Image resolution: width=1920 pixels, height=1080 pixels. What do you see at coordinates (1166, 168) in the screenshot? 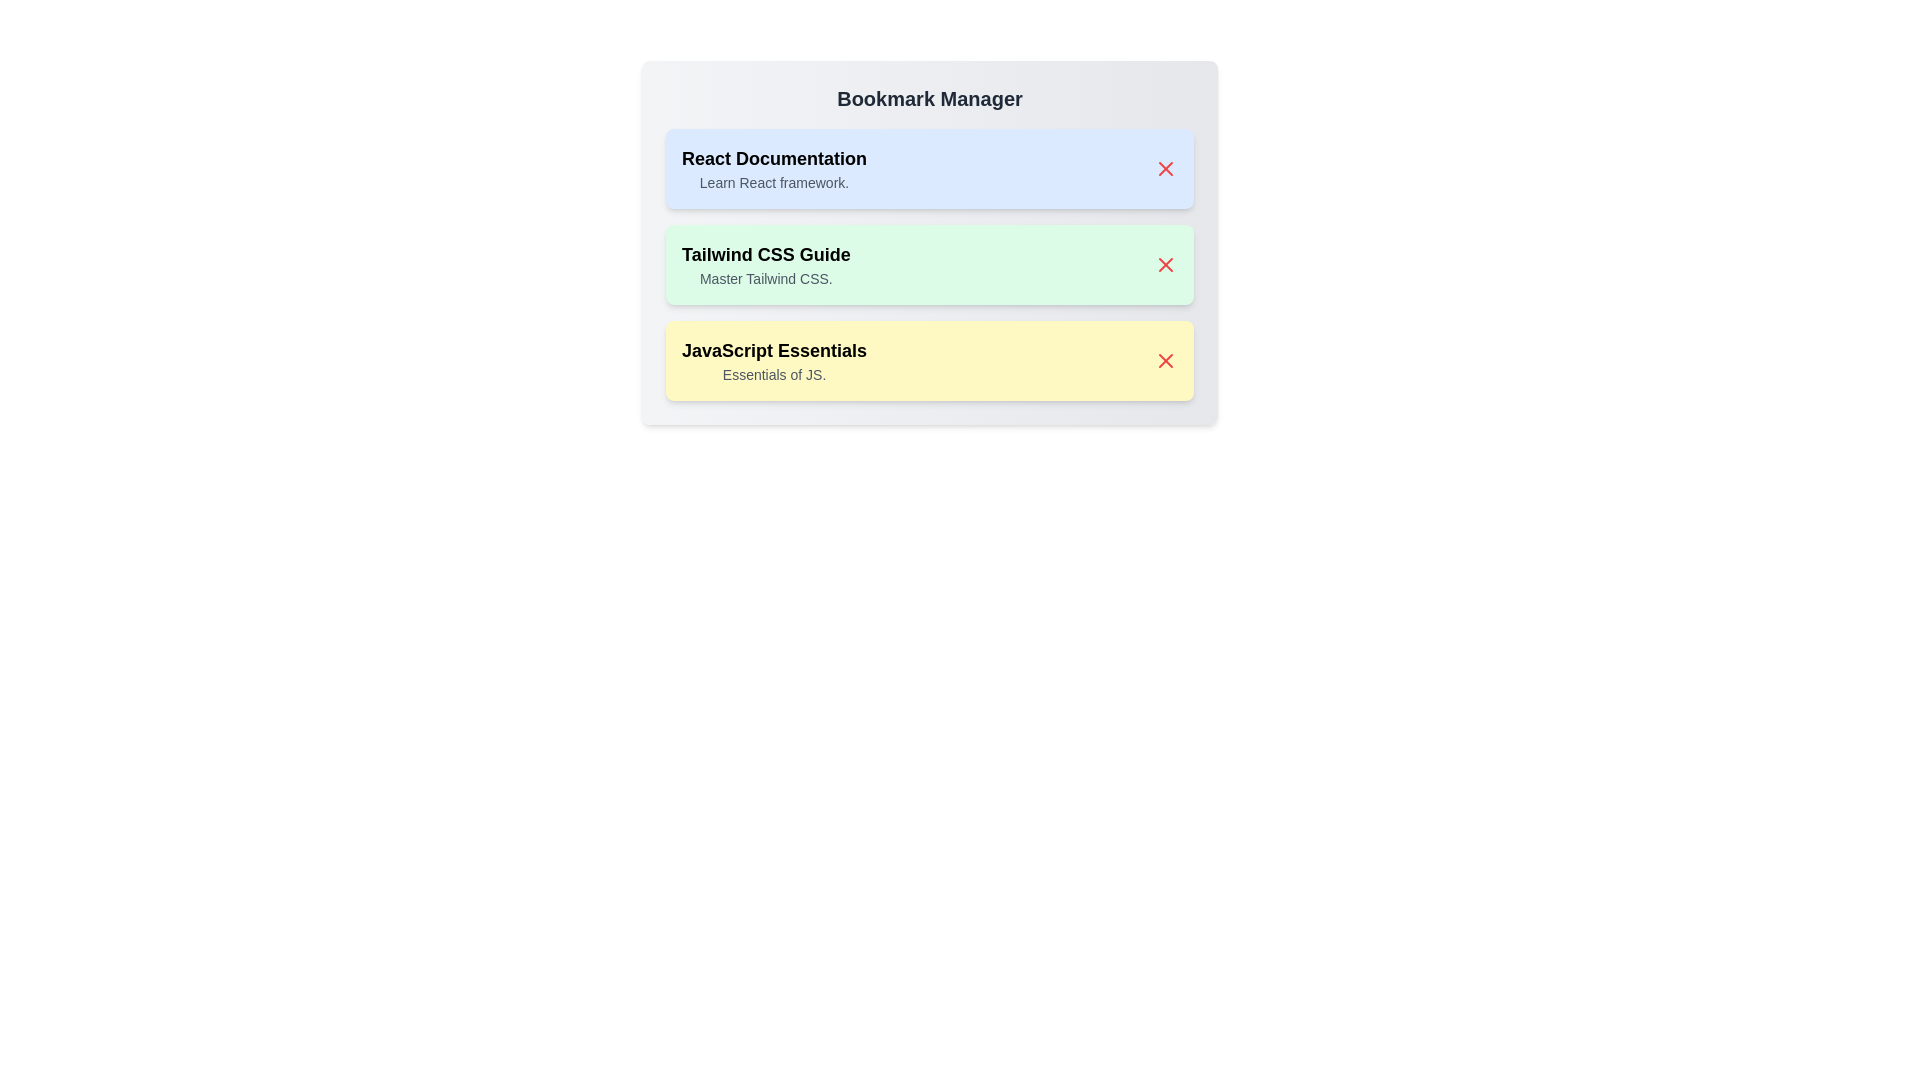
I see `close button next to the bookmark titled React Documentation to remove it` at bounding box center [1166, 168].